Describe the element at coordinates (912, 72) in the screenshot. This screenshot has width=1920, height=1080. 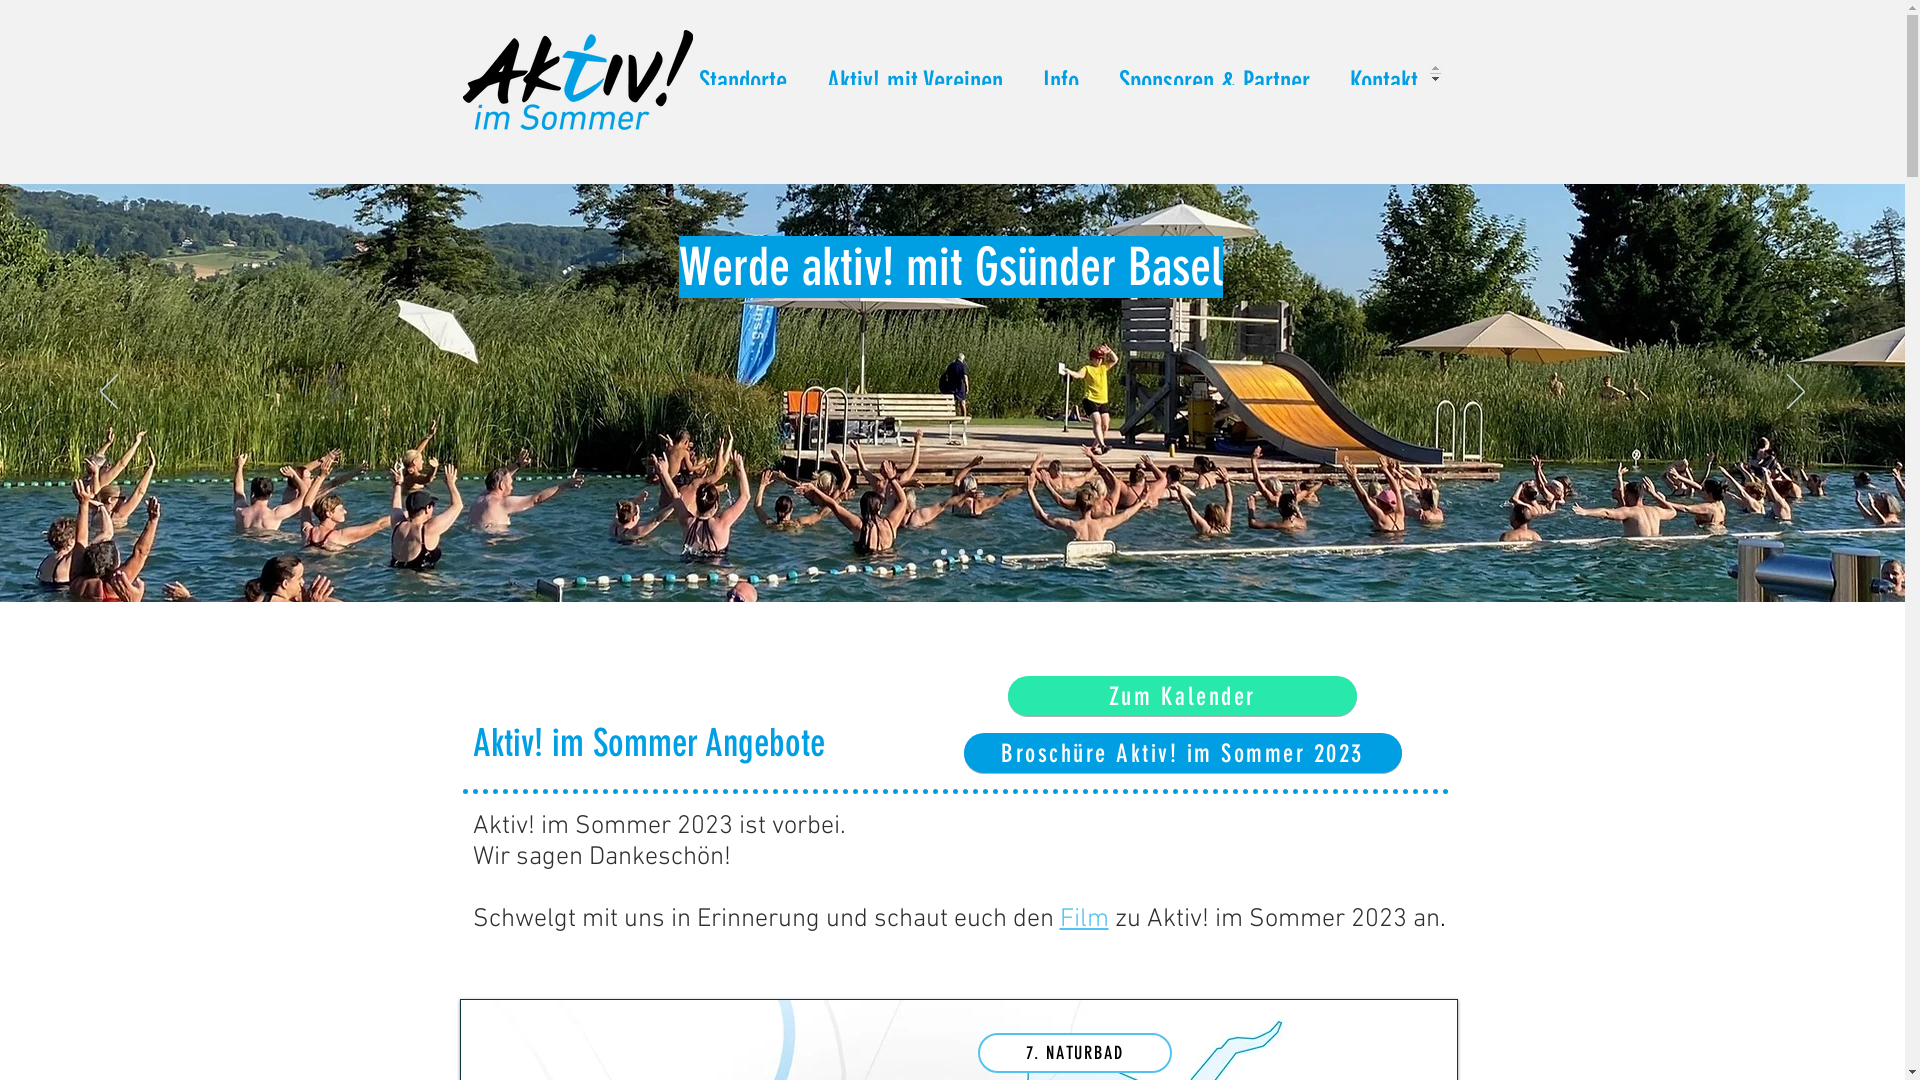
I see `'Aktiv! mit Vereinen'` at that location.